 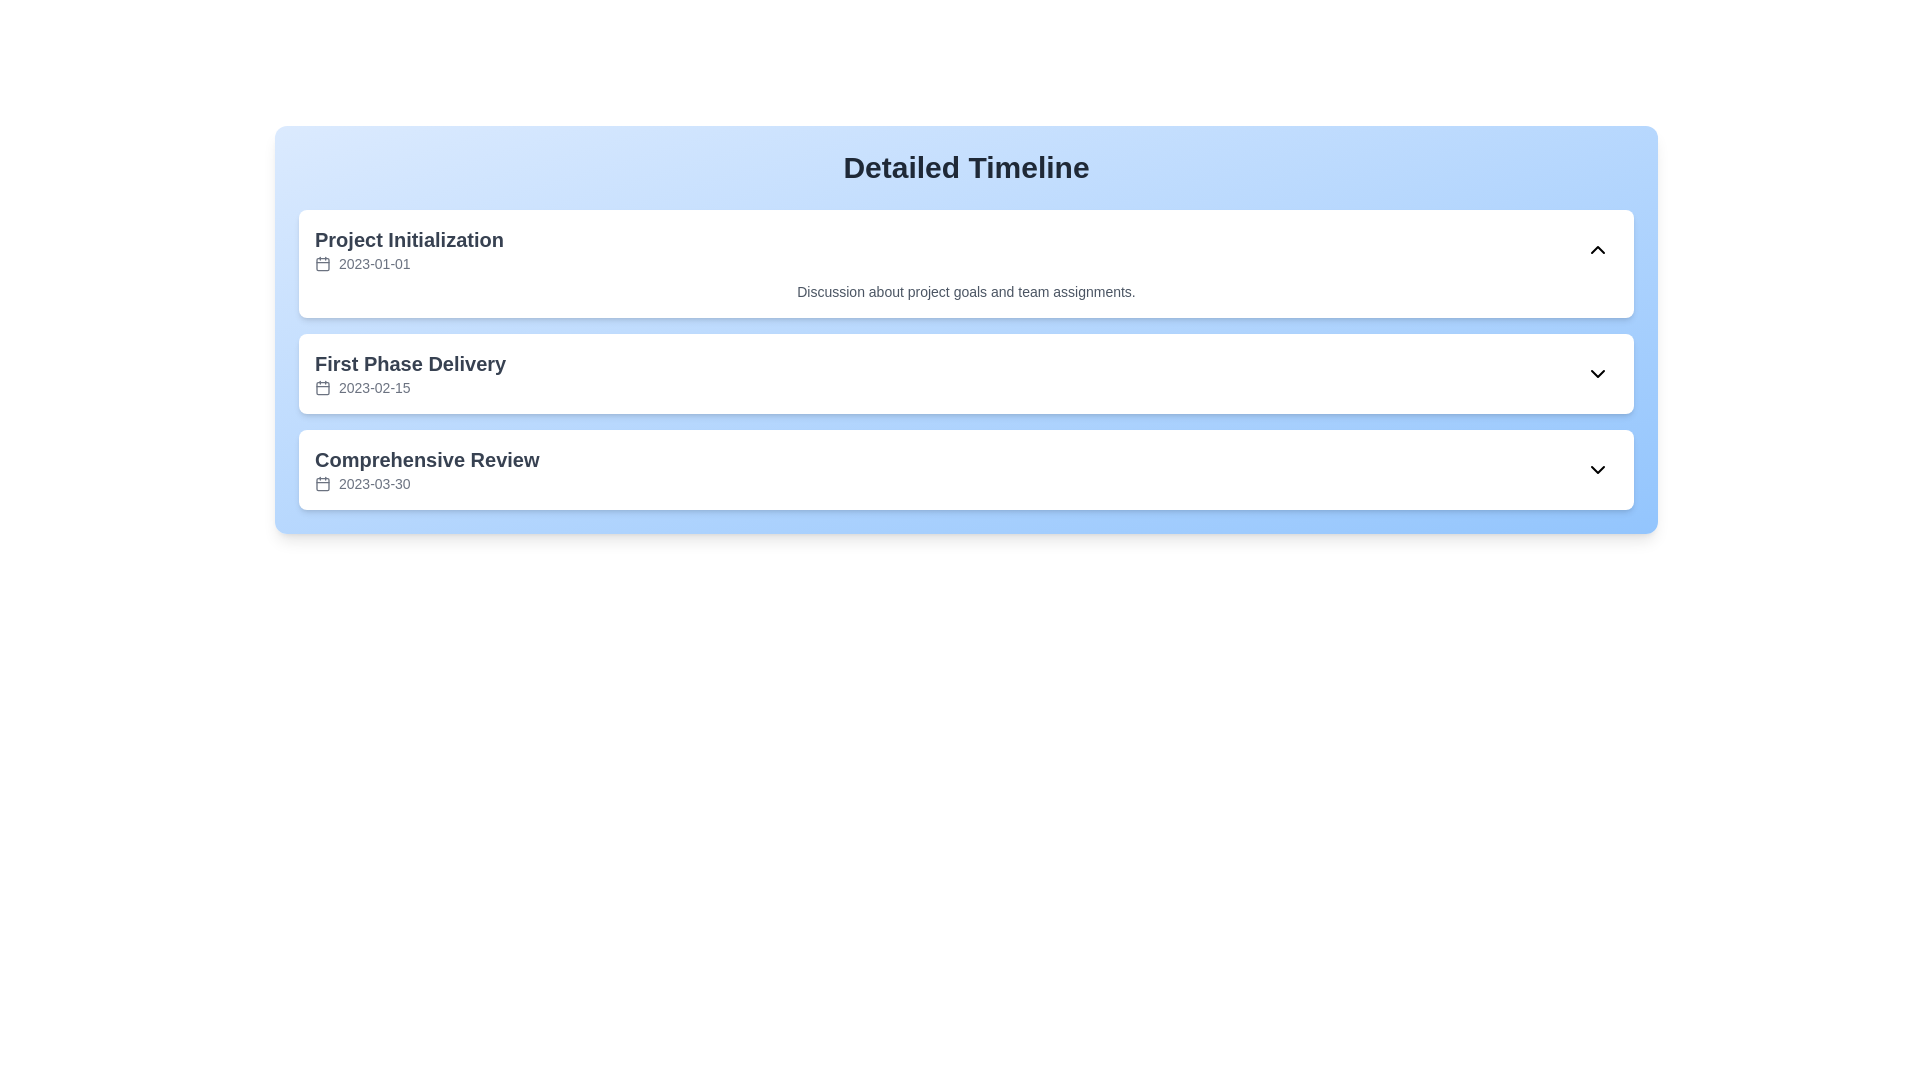 What do you see at coordinates (322, 262) in the screenshot?
I see `the small calendar icon located in the header of the first event titled 'Project Initialization', positioned to the left of the date text '2023-01-01', for additional information` at bounding box center [322, 262].